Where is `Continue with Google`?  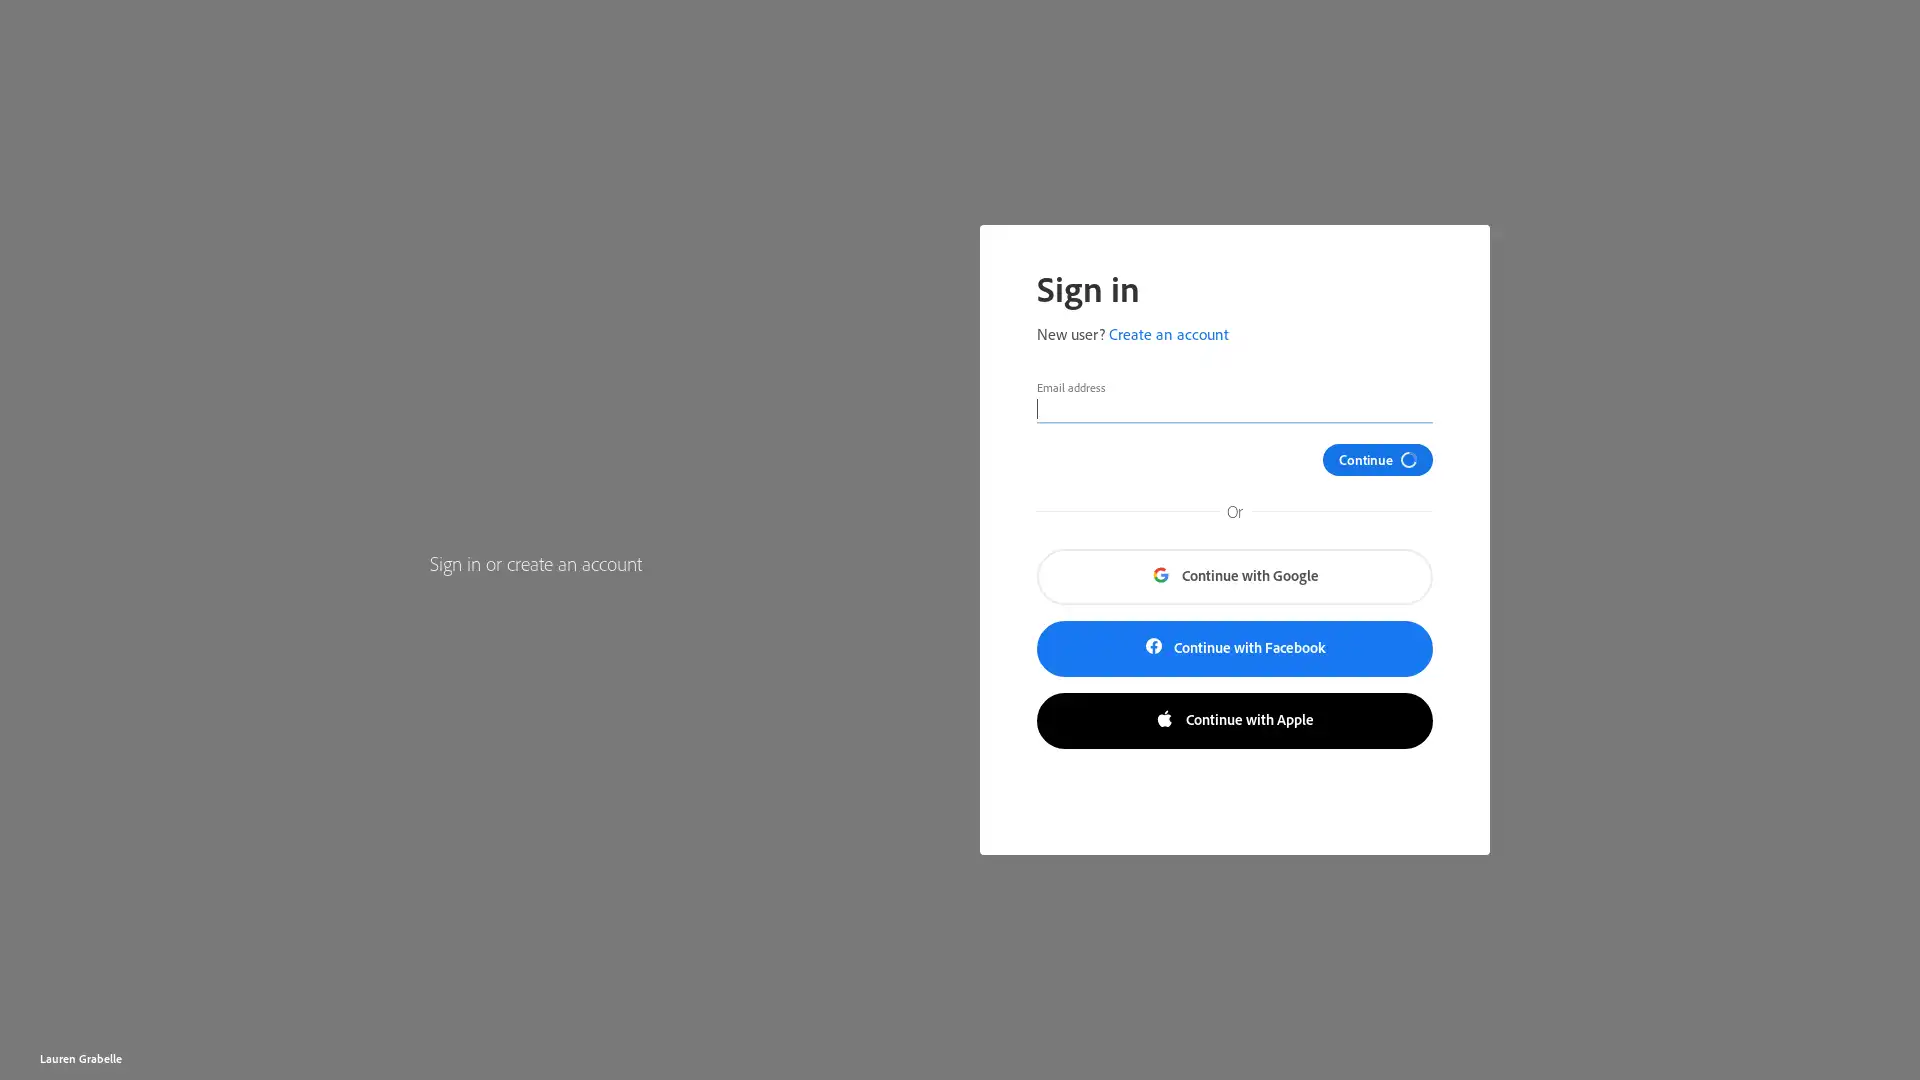 Continue with Google is located at coordinates (1233, 577).